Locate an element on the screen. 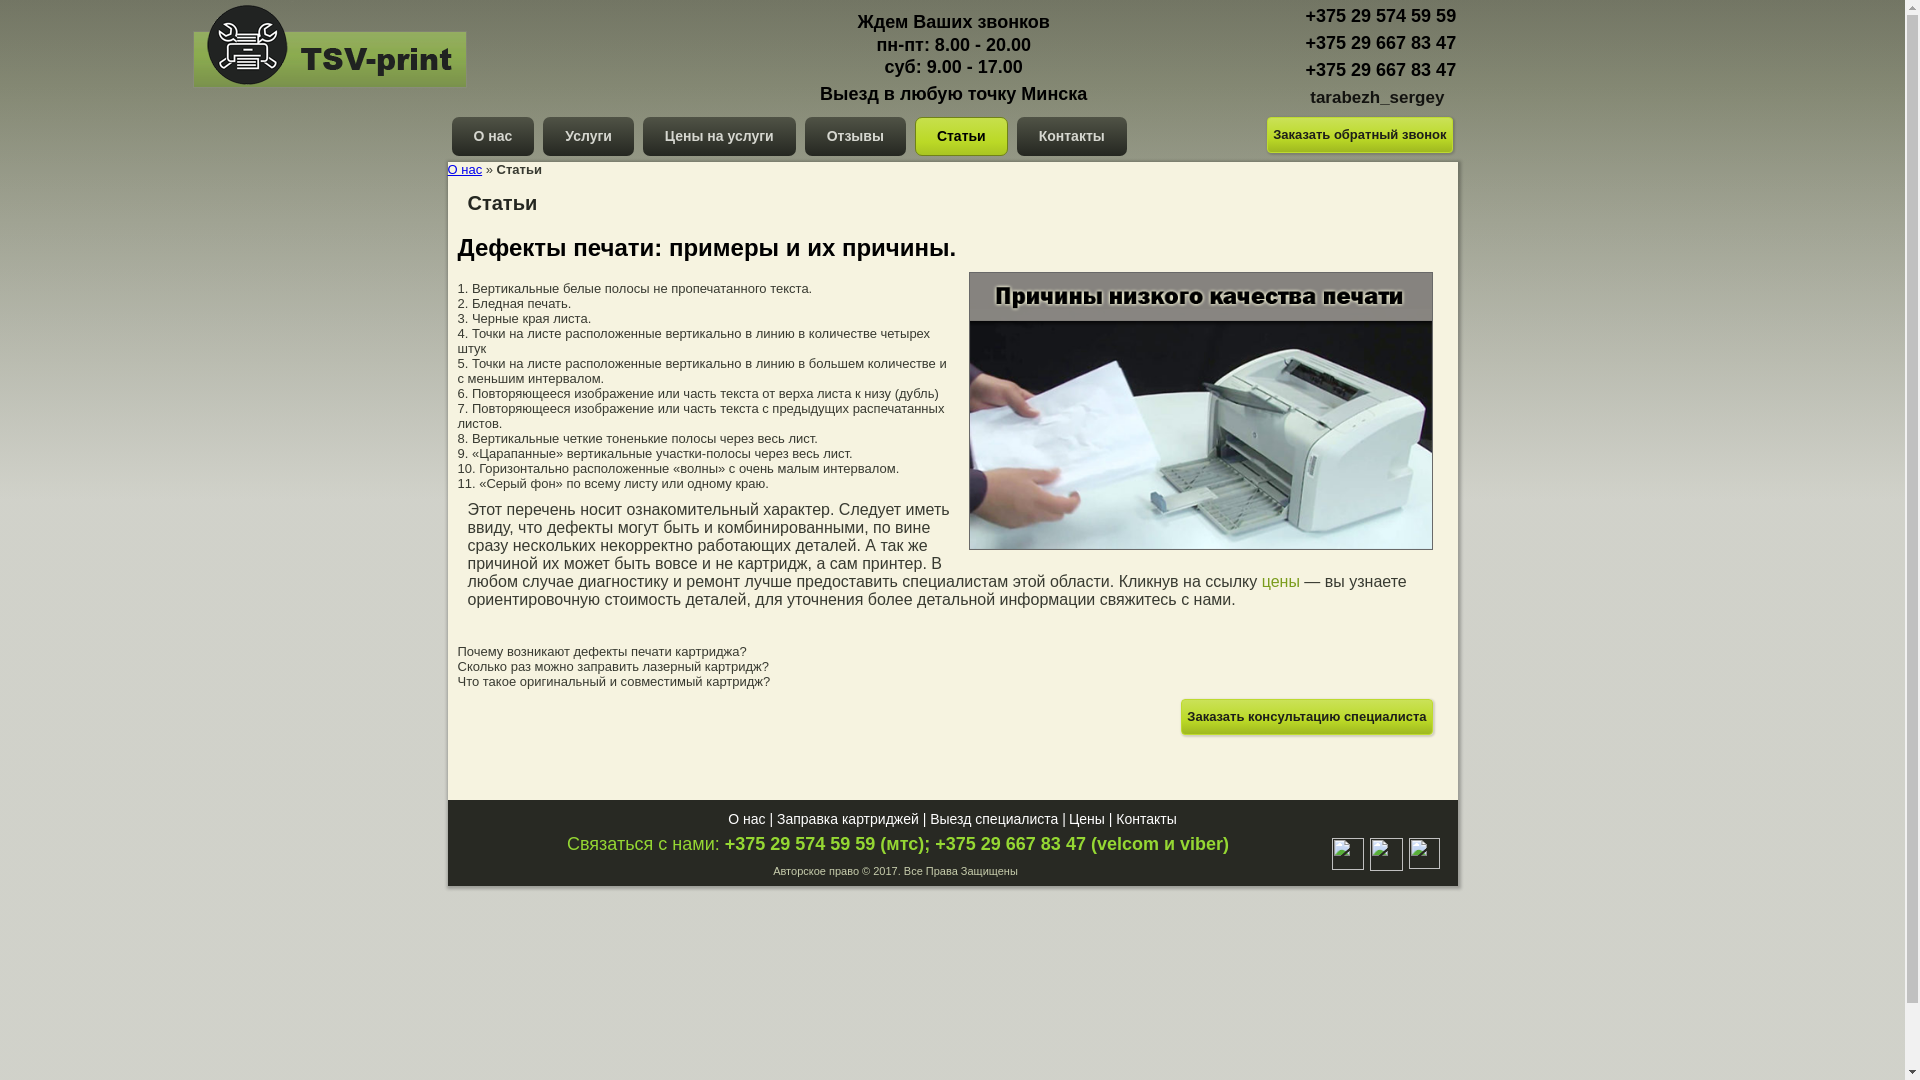  'tsv-print.by' is located at coordinates (273, 93).